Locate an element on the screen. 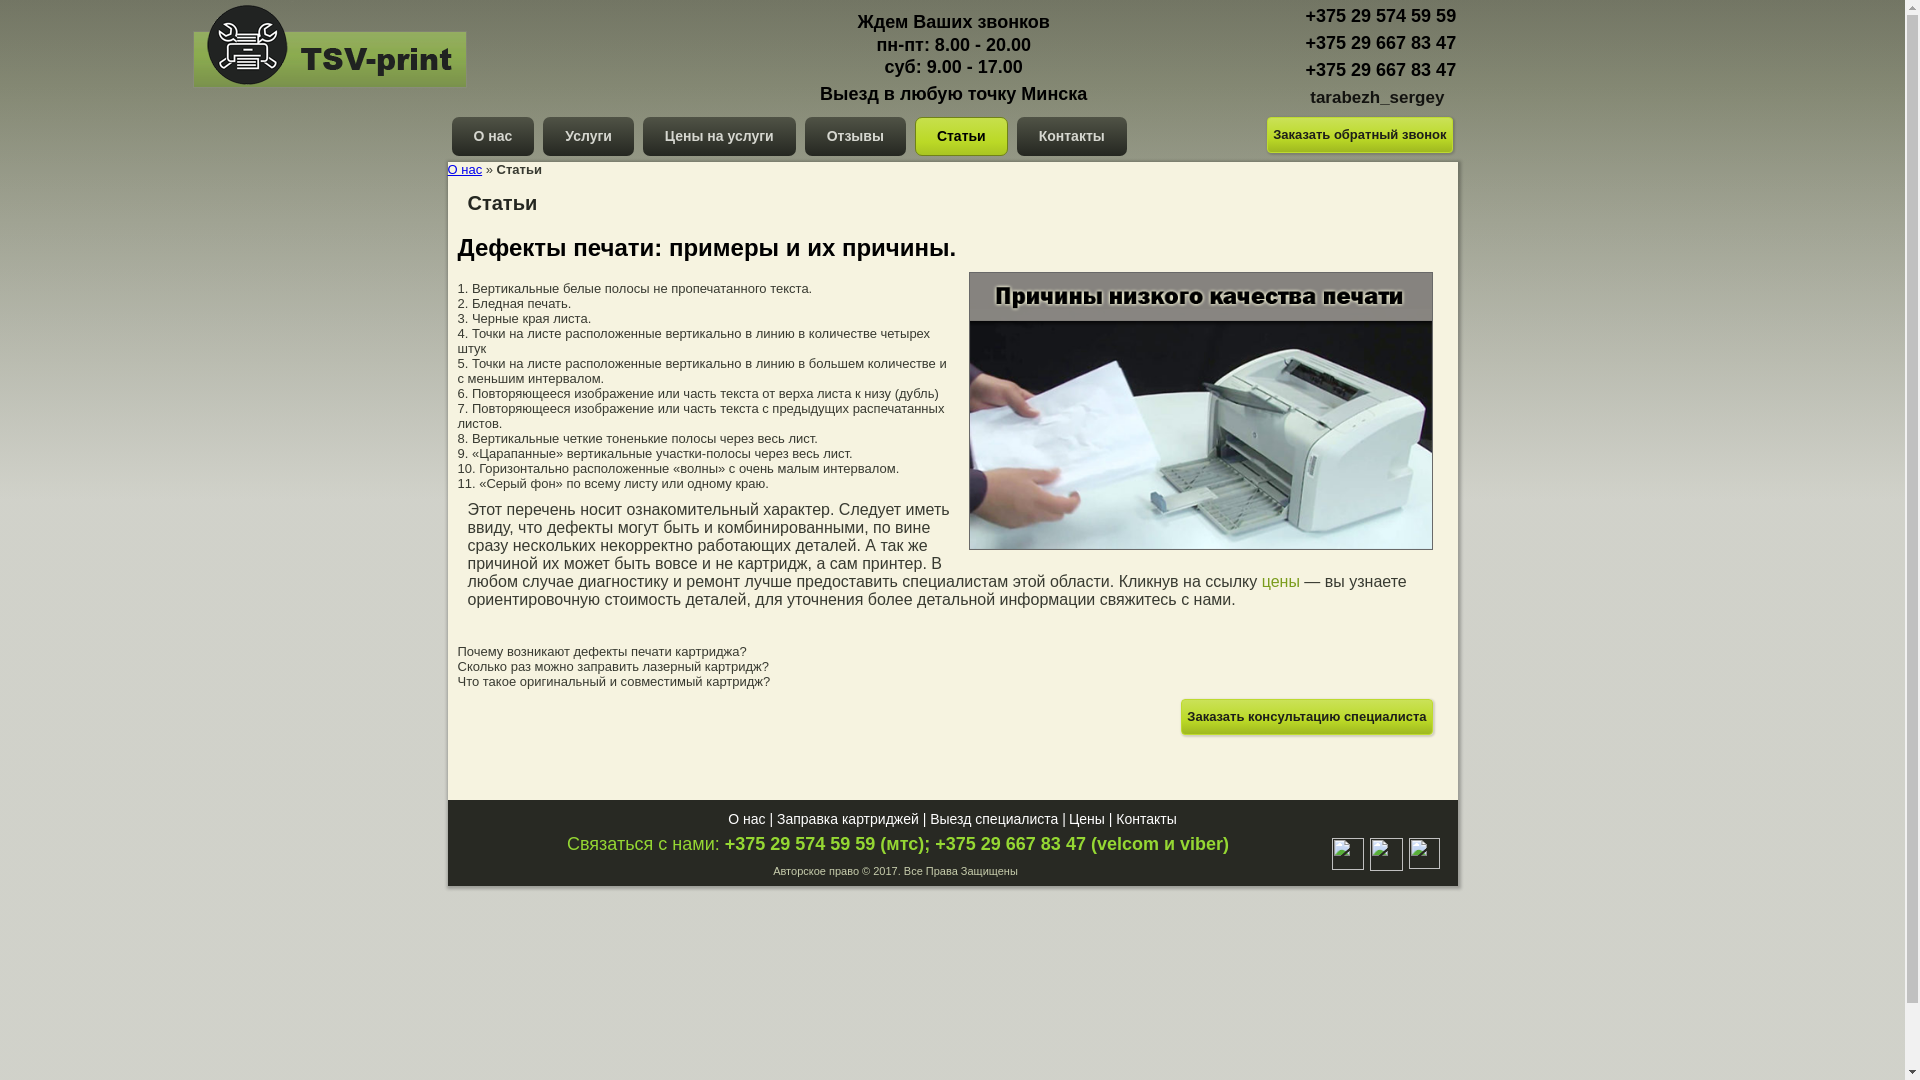  'tsv-print.by' is located at coordinates (273, 93).